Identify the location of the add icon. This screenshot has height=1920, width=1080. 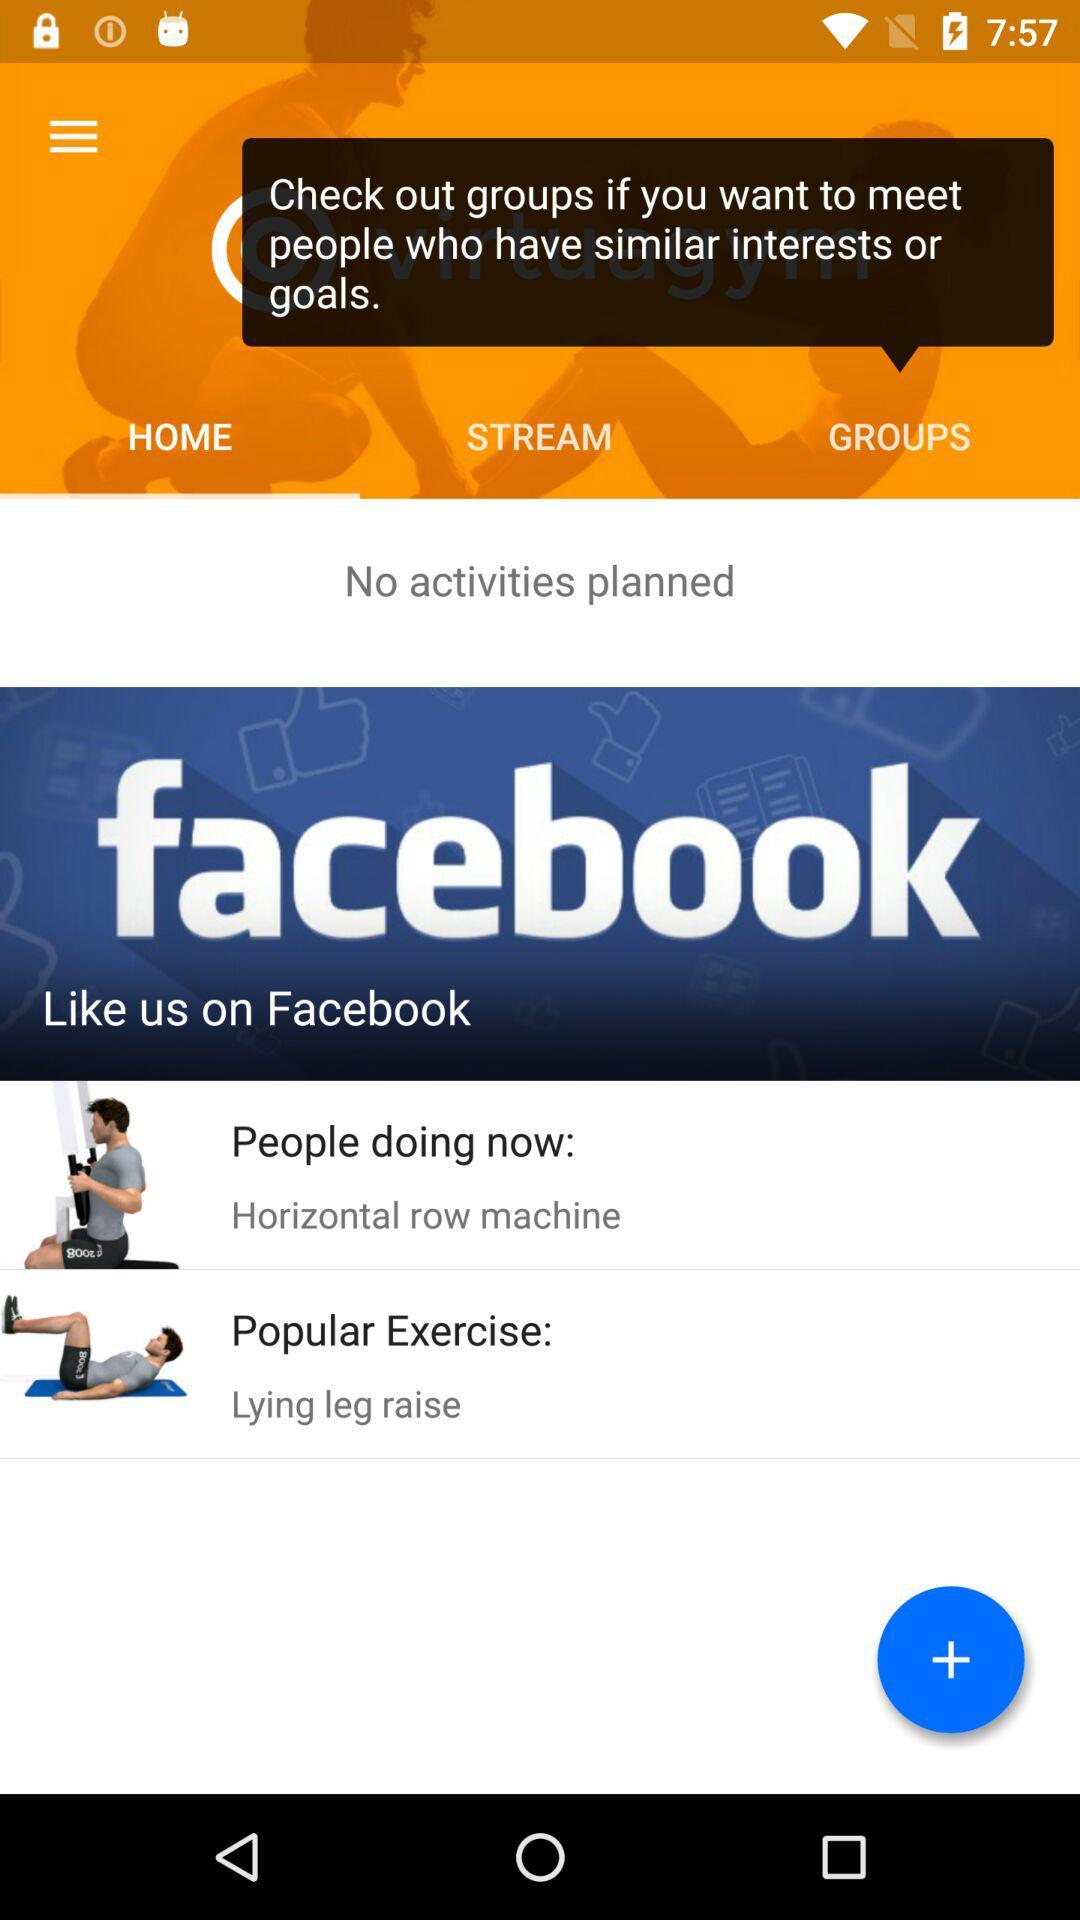
(950, 1659).